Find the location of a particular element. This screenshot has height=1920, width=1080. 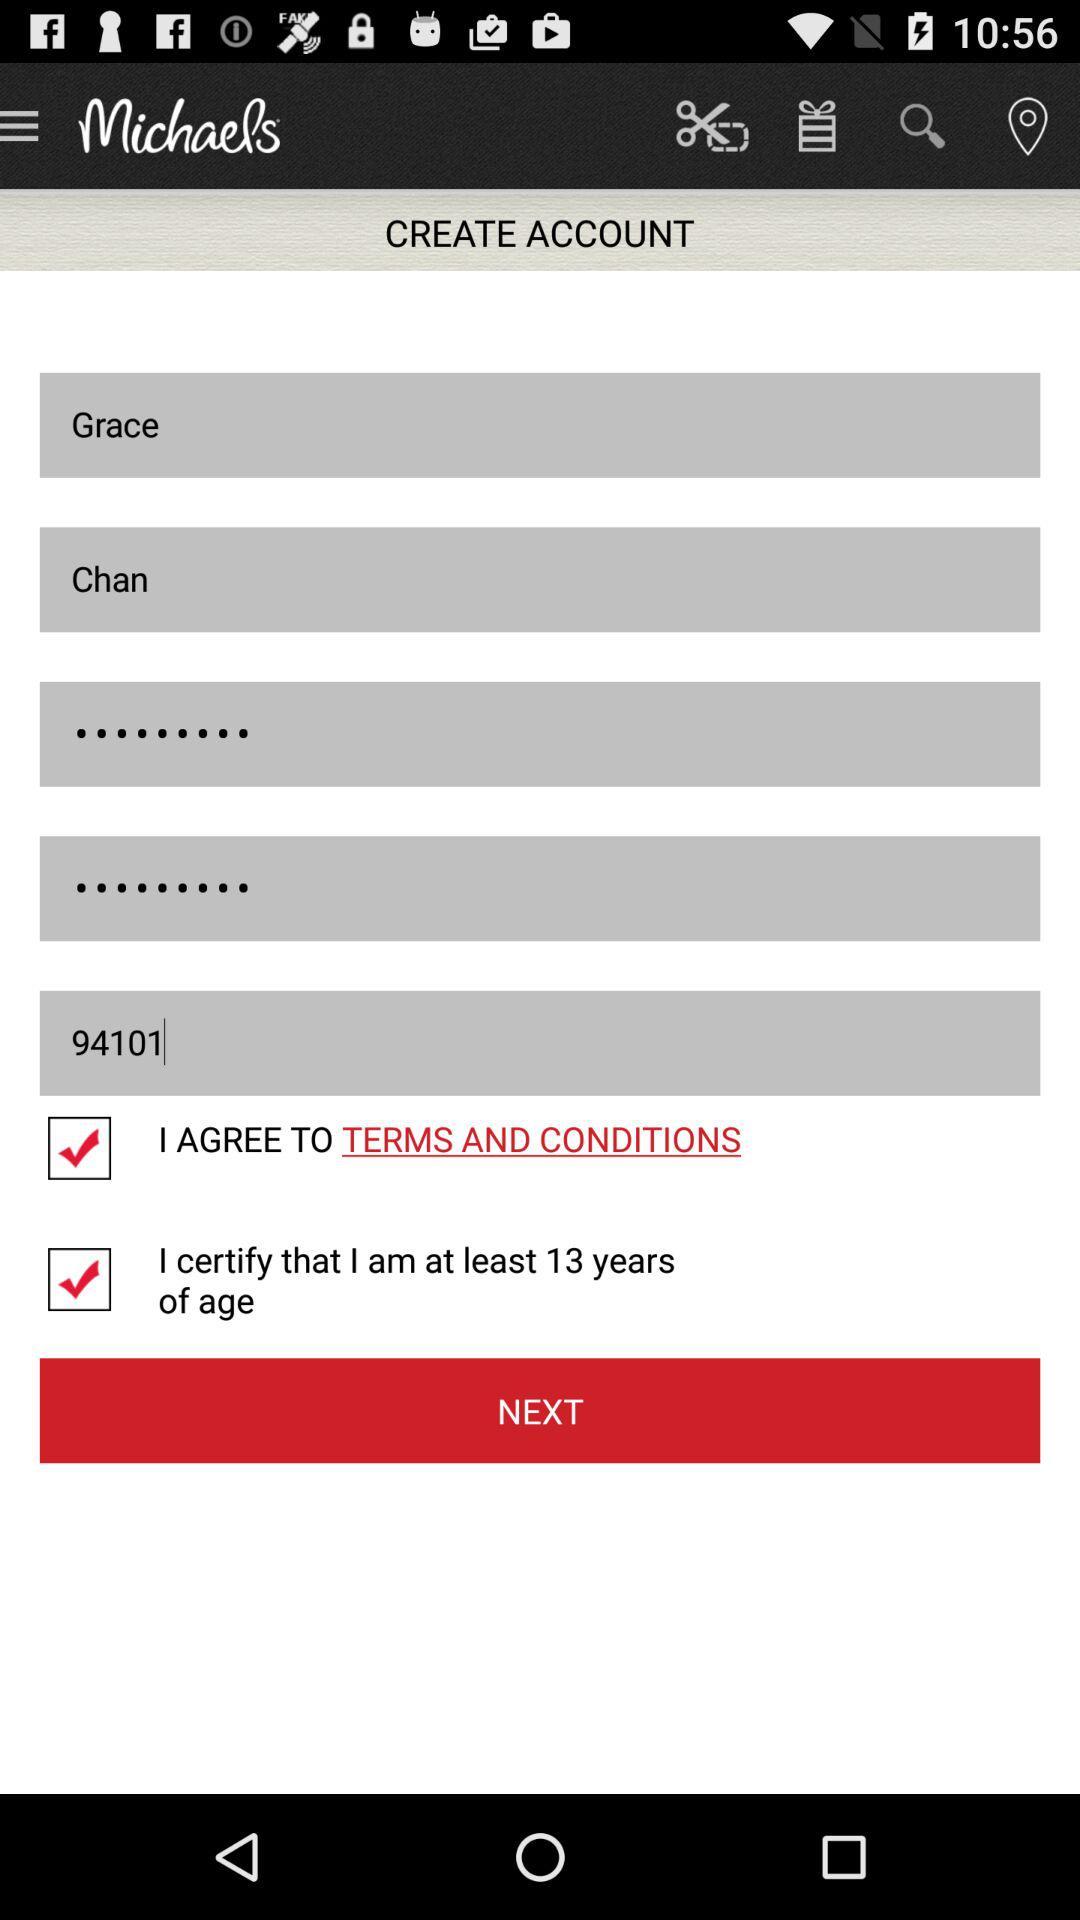

agreement to terms and conditions is located at coordinates (99, 1148).